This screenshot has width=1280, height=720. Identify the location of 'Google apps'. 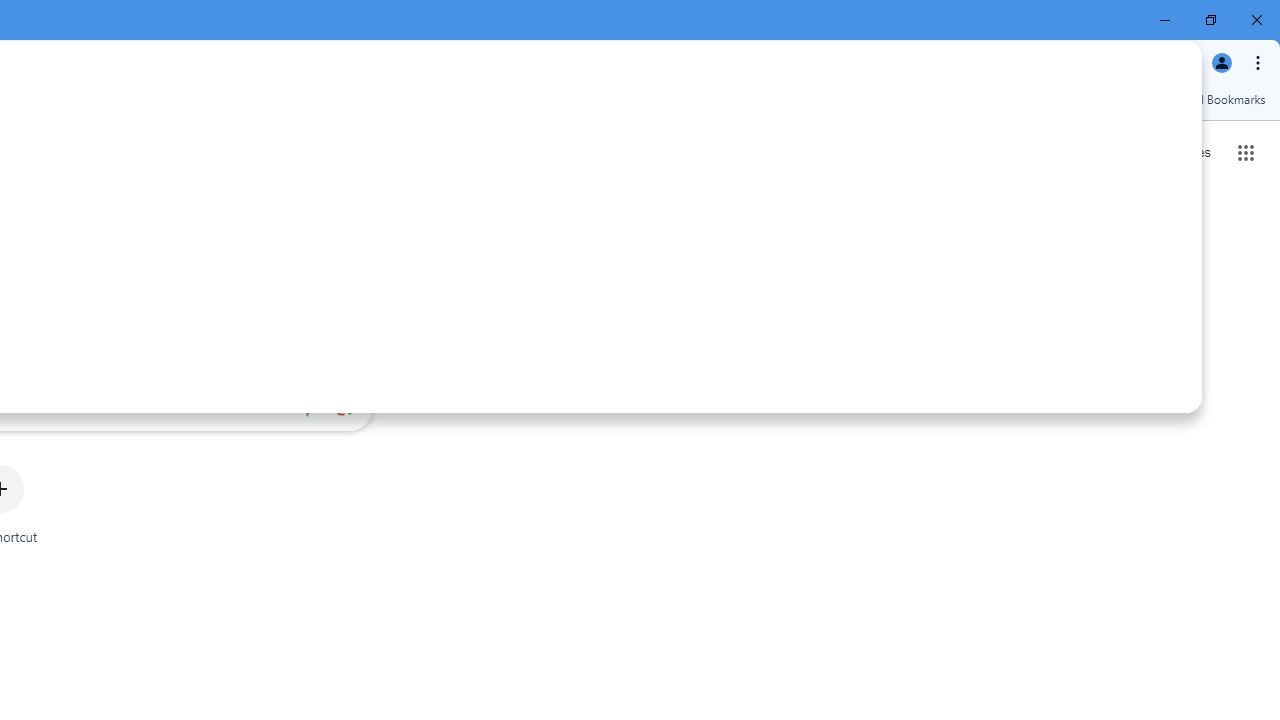
(1245, 152).